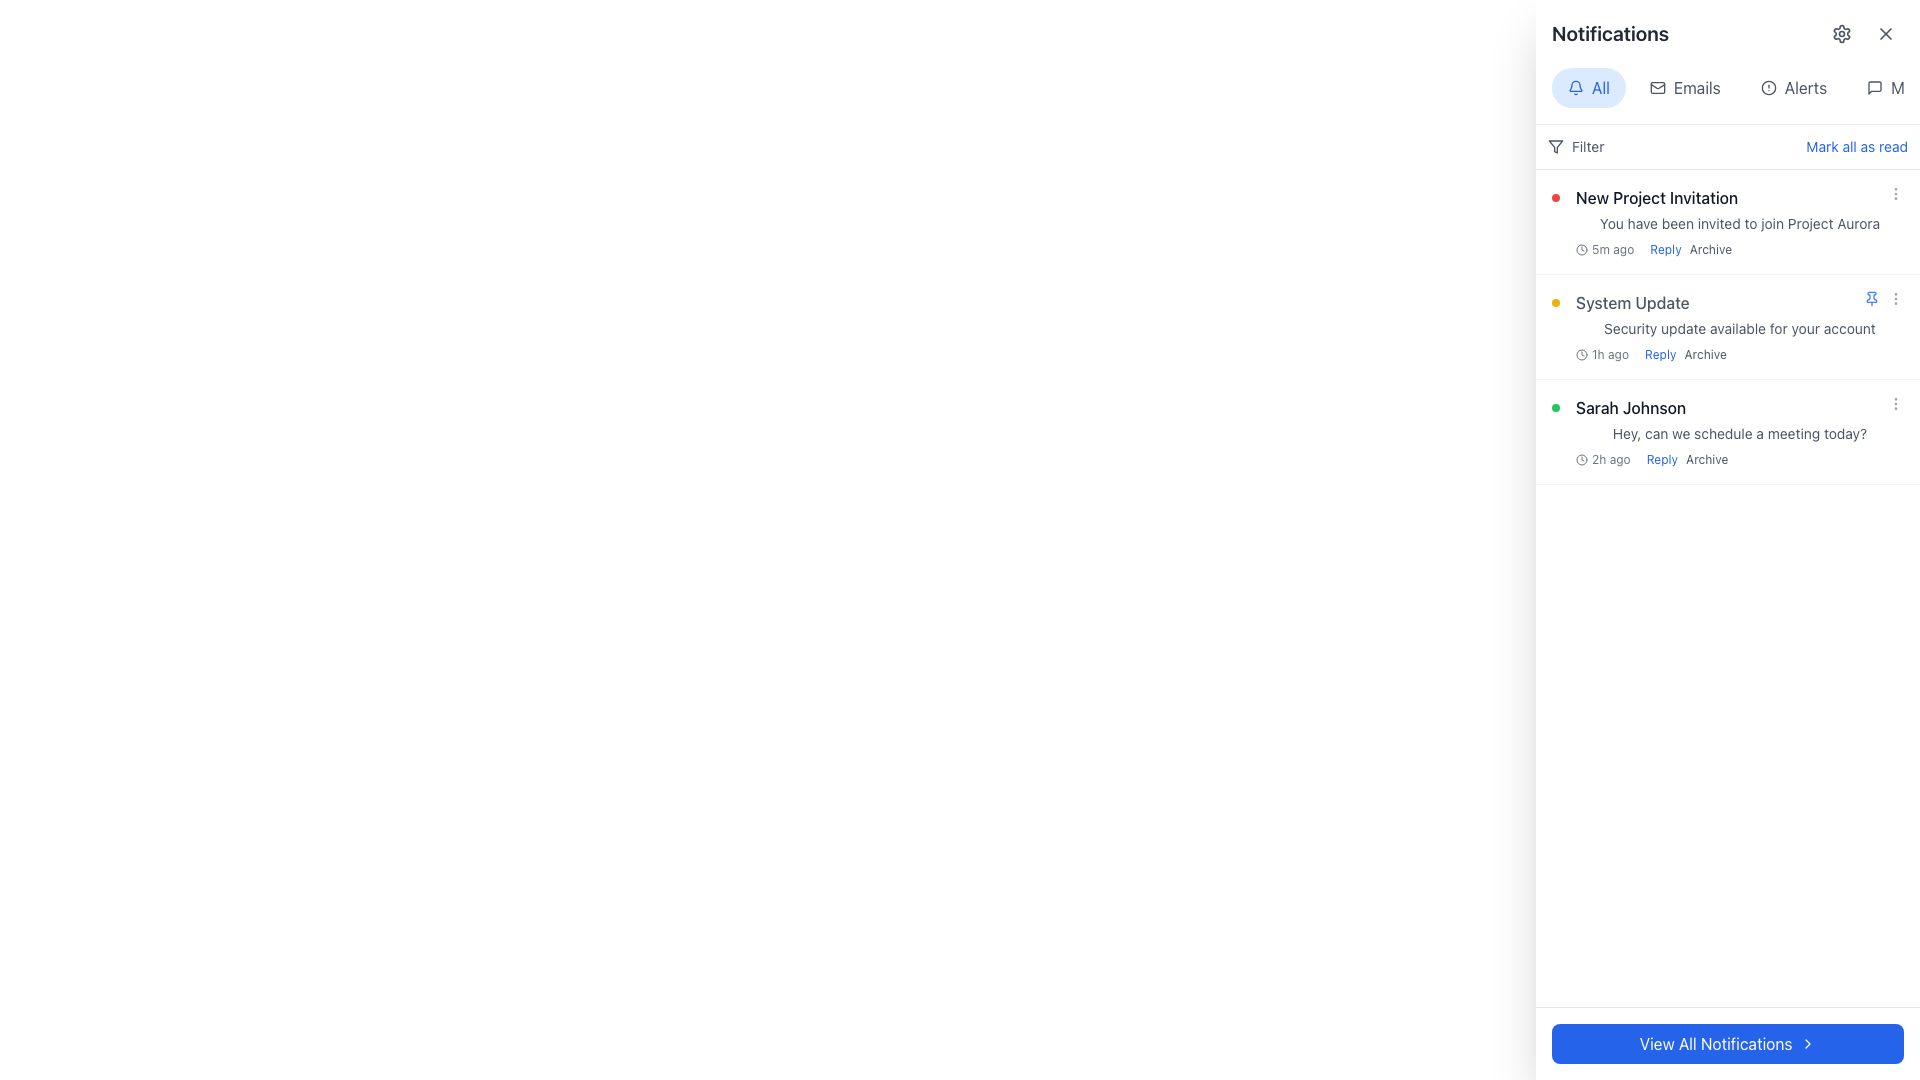  What do you see at coordinates (1885, 34) in the screenshot?
I see `the Close button represented by an 'X' icon within a circular button at the top-right corner of the notification panel` at bounding box center [1885, 34].